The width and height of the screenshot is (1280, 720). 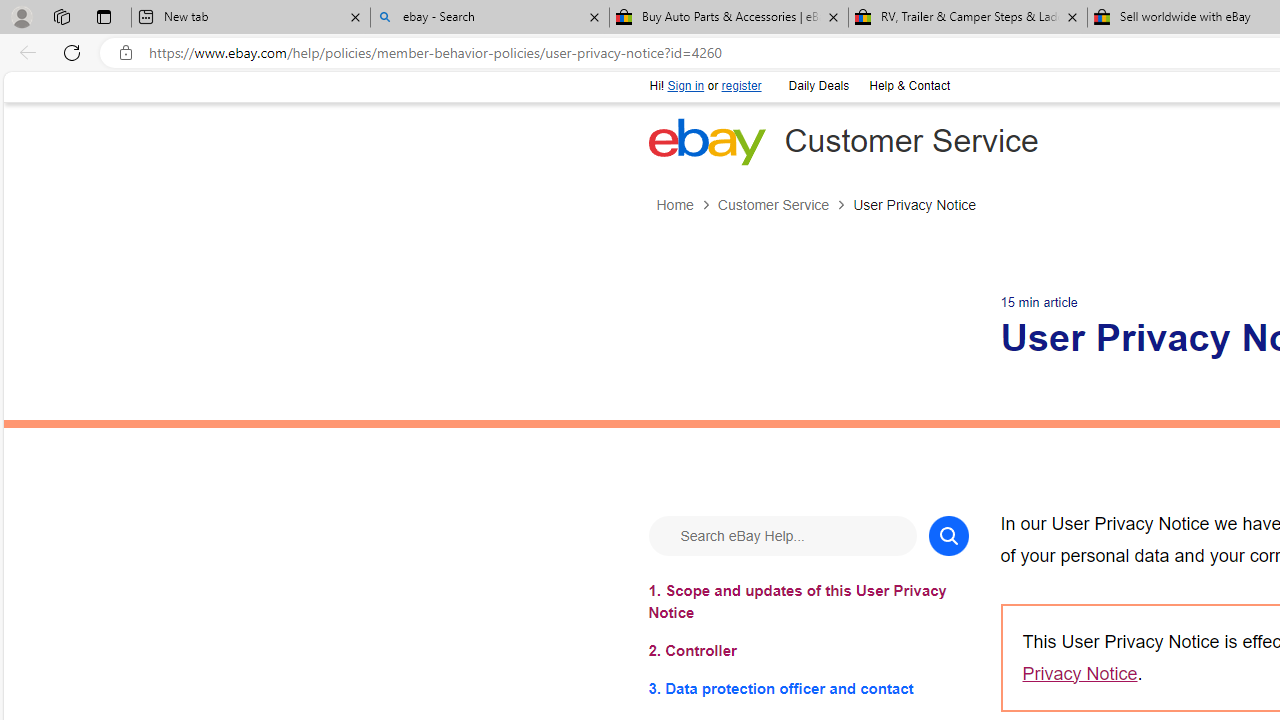 I want to click on 'Help & Contact', so click(x=908, y=86).